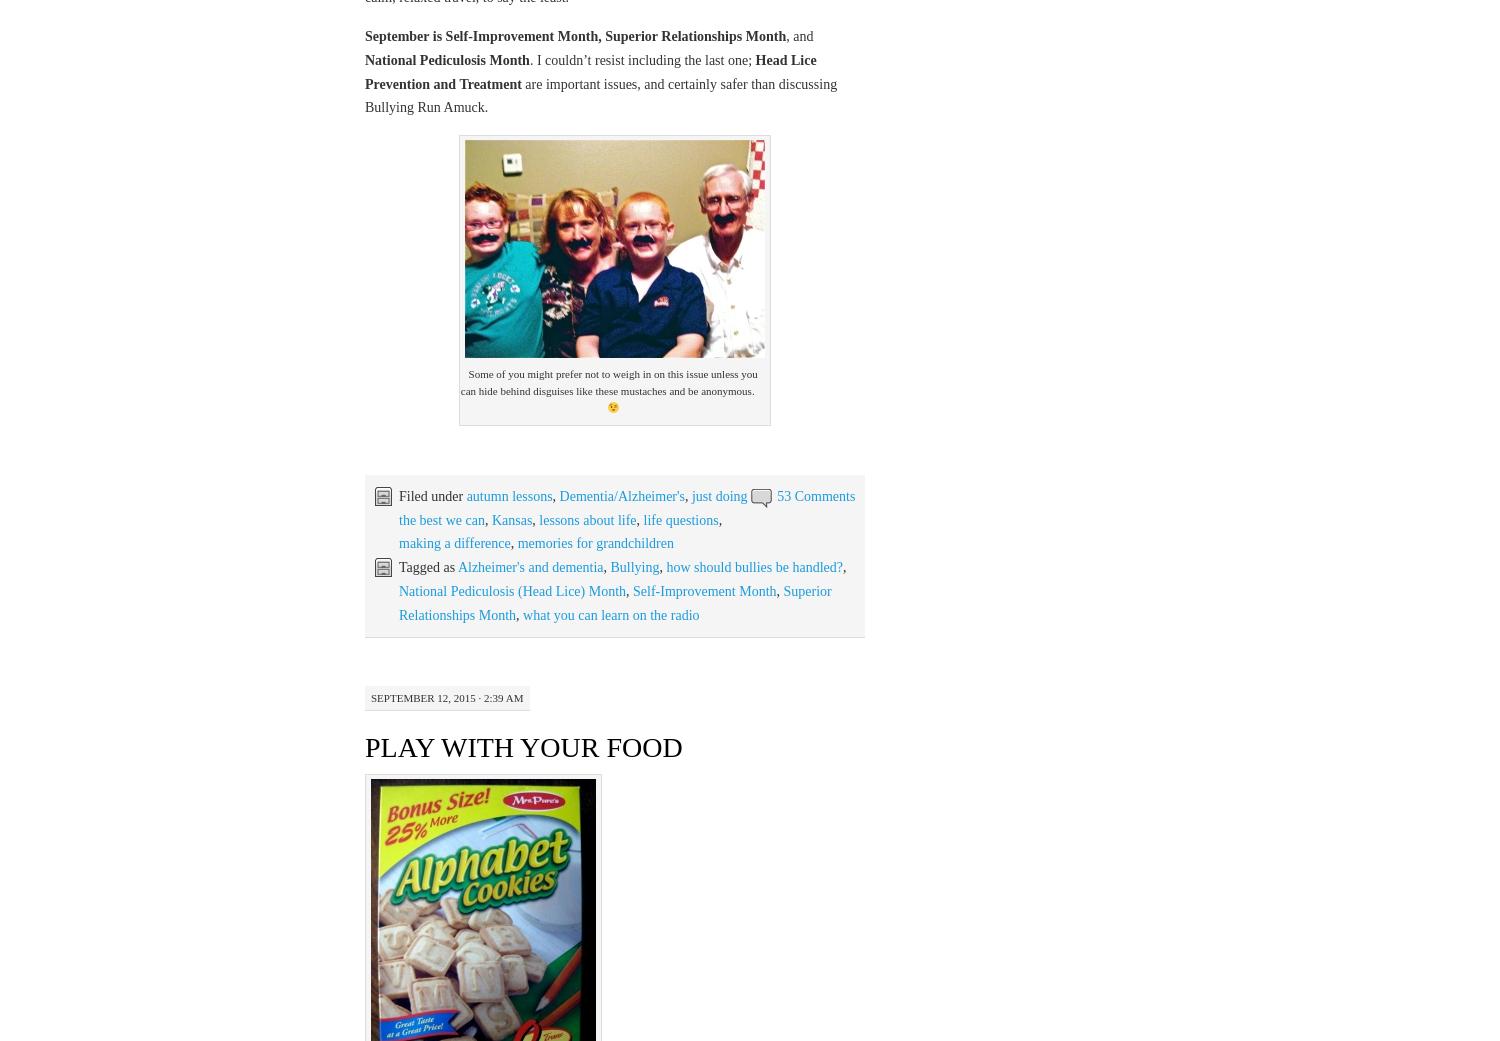 The width and height of the screenshot is (1500, 1041). I want to click on 'life questions', so click(680, 518).